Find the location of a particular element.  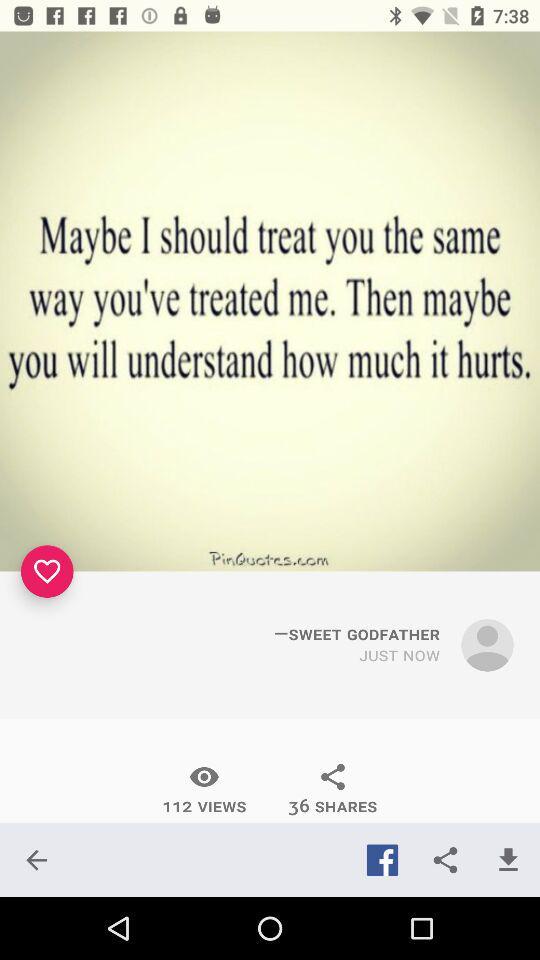

icon next to the 36 shares is located at coordinates (203, 789).